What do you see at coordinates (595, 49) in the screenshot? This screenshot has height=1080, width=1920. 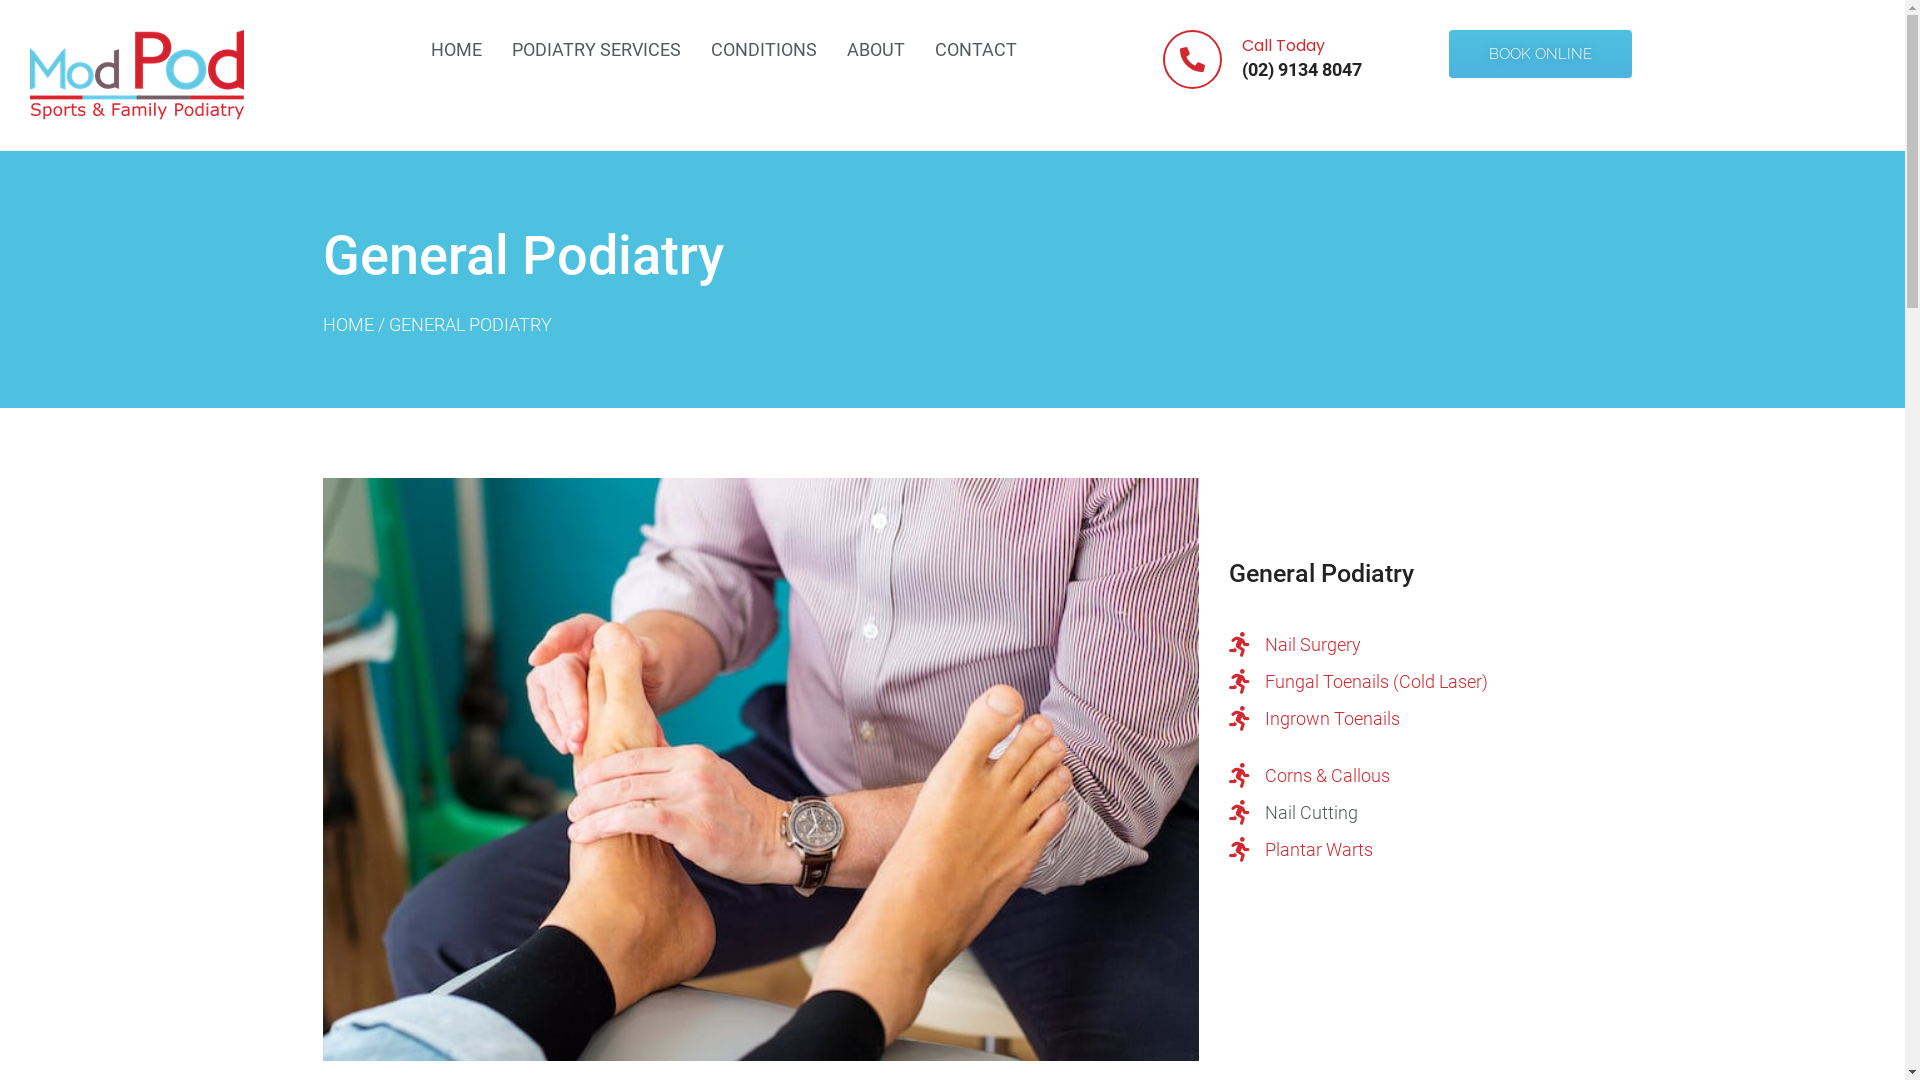 I see `'PODIATRY SERVICES'` at bounding box center [595, 49].